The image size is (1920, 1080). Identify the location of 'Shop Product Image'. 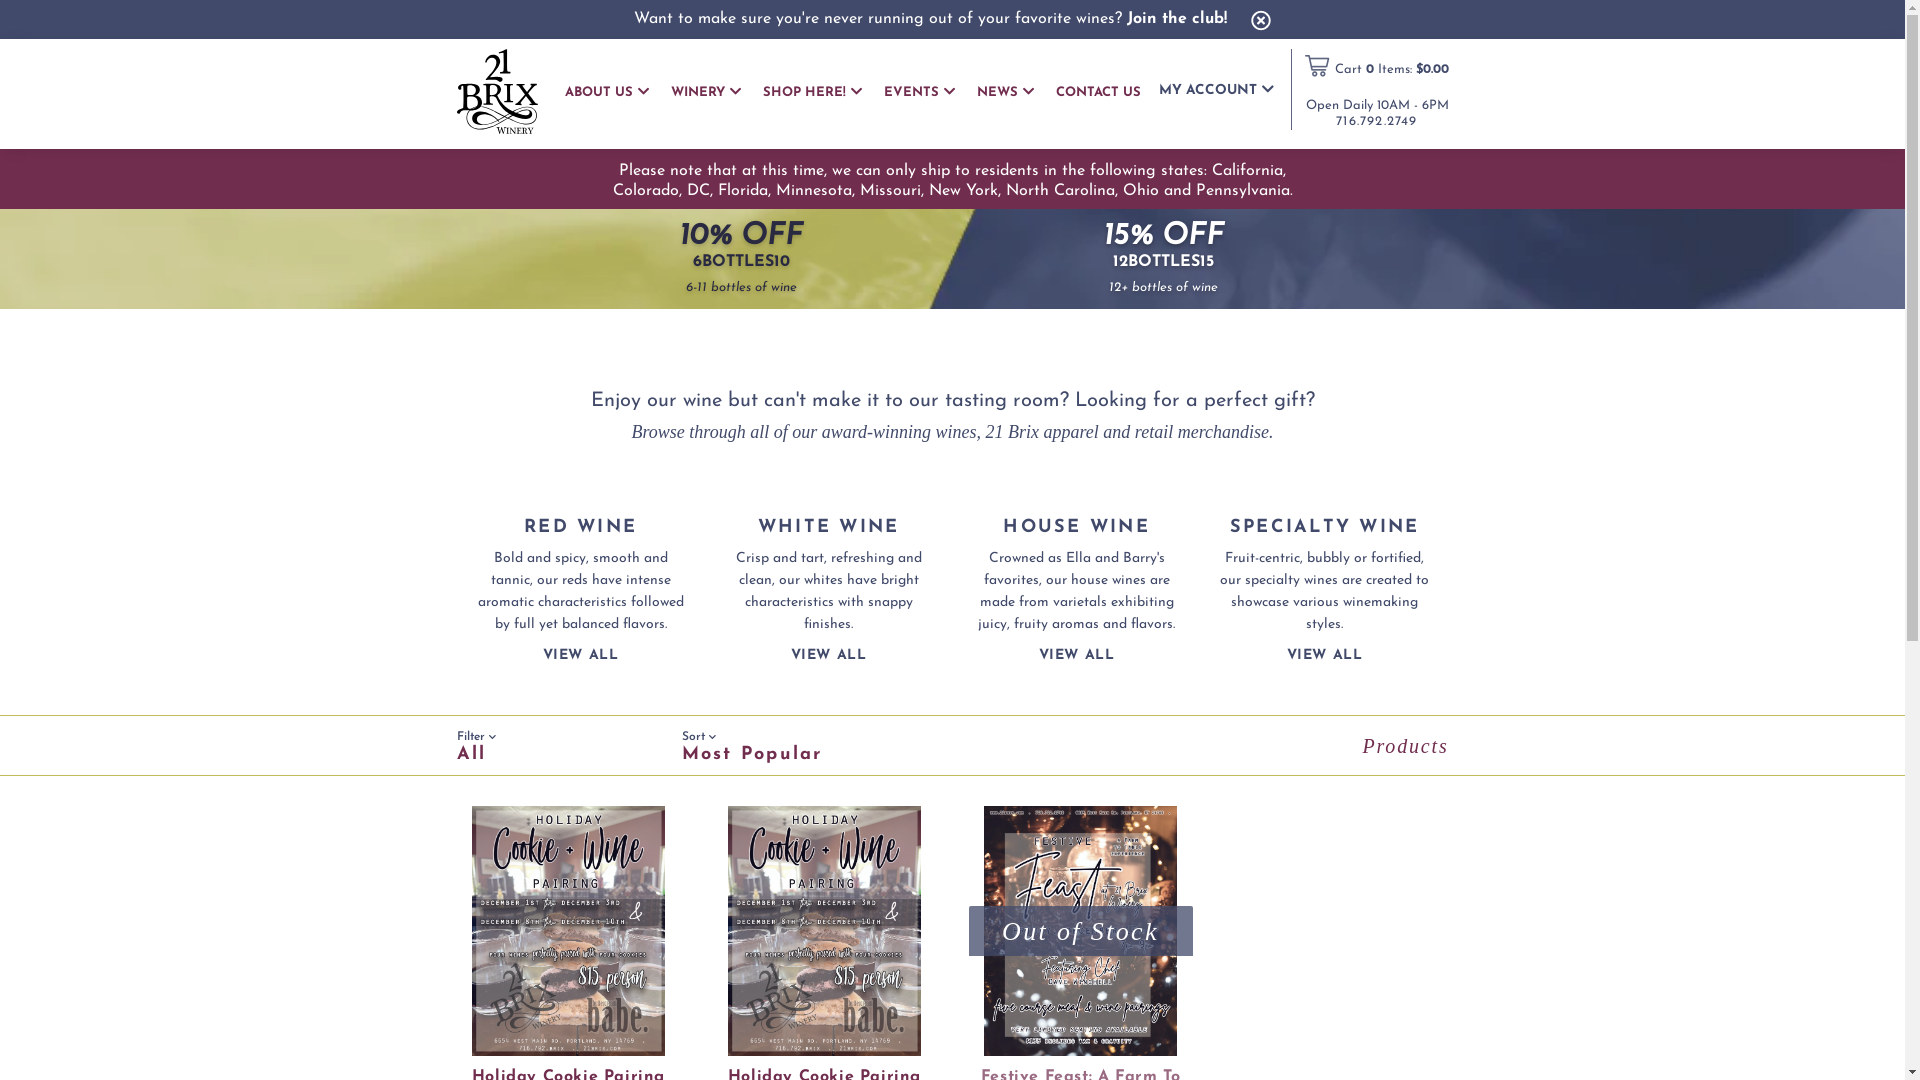
(824, 930).